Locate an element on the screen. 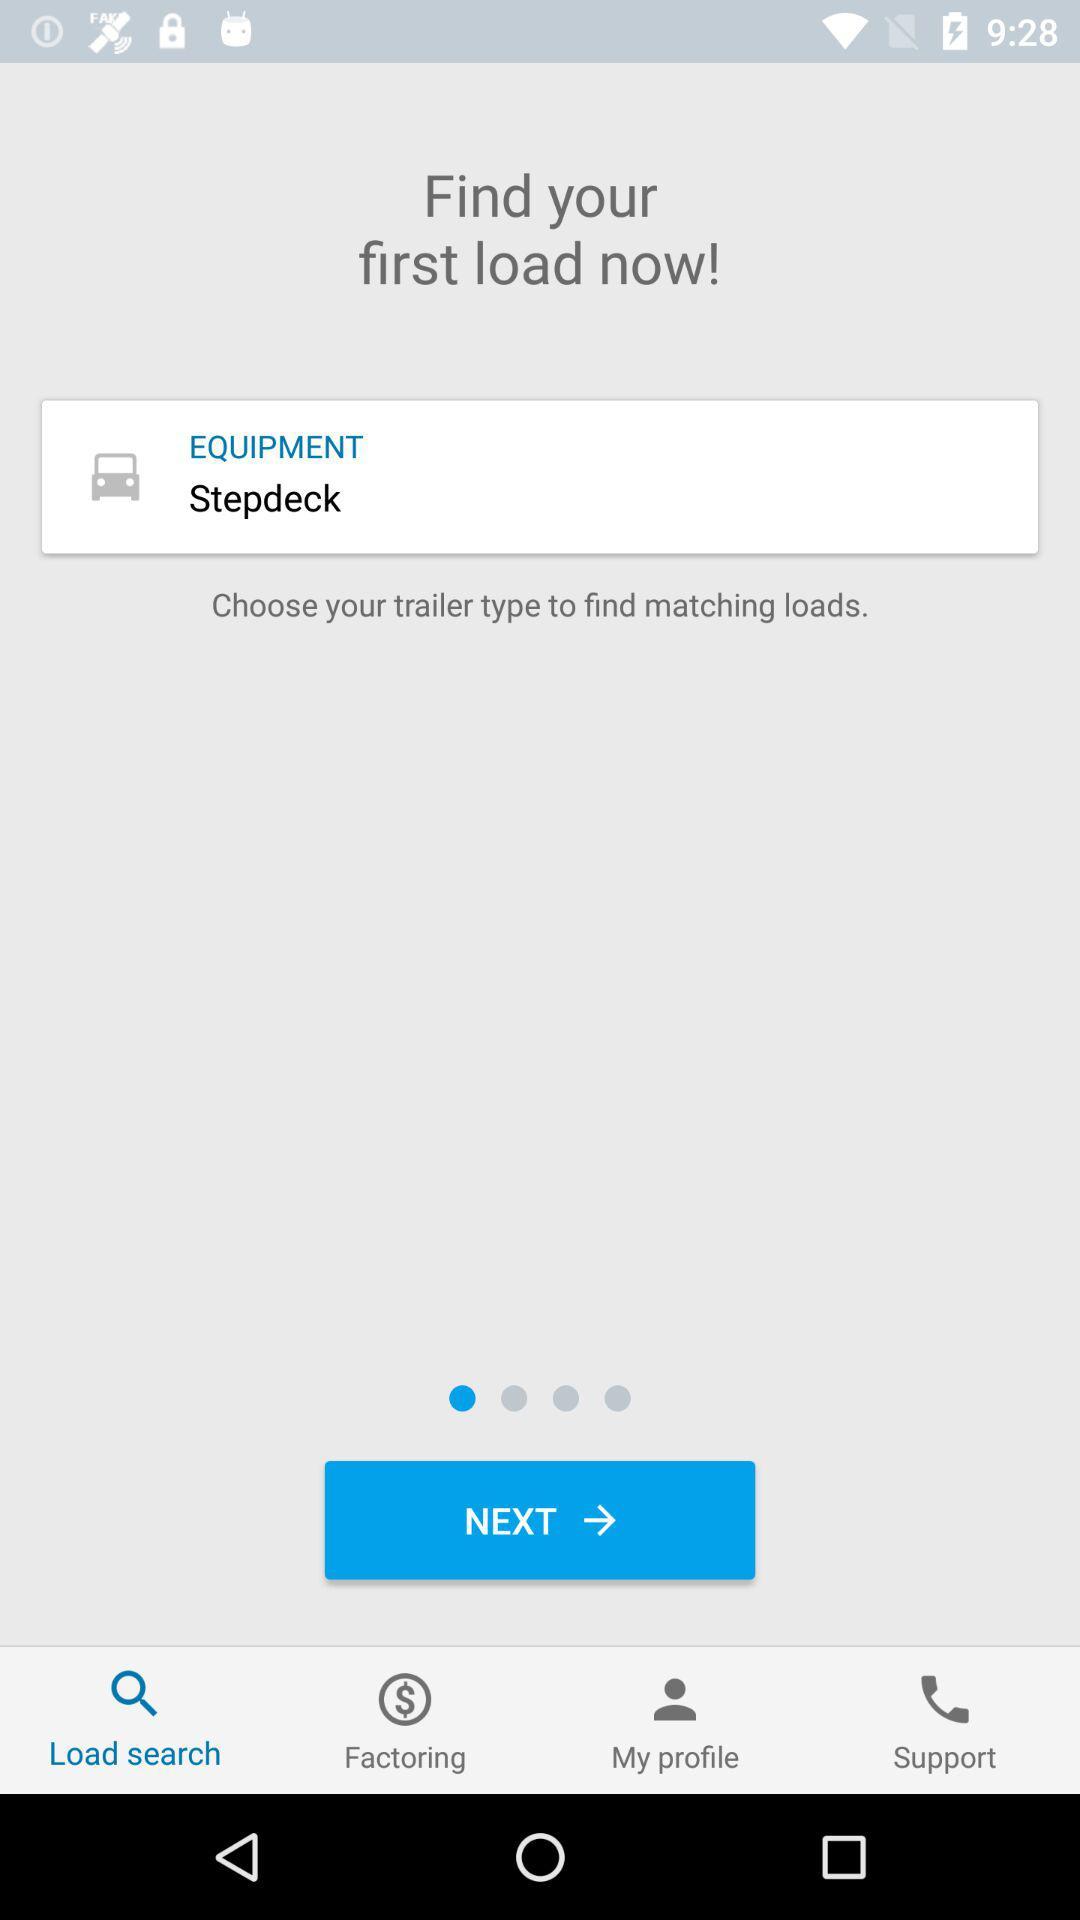 This screenshot has height=1920, width=1080. the next is located at coordinates (540, 1520).